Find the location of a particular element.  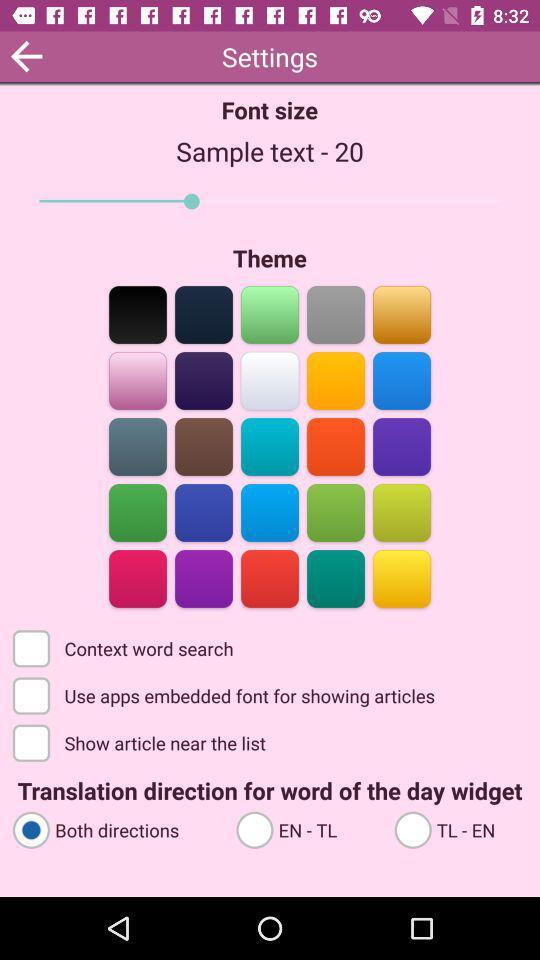

changes the theme to blue is located at coordinates (203, 510).